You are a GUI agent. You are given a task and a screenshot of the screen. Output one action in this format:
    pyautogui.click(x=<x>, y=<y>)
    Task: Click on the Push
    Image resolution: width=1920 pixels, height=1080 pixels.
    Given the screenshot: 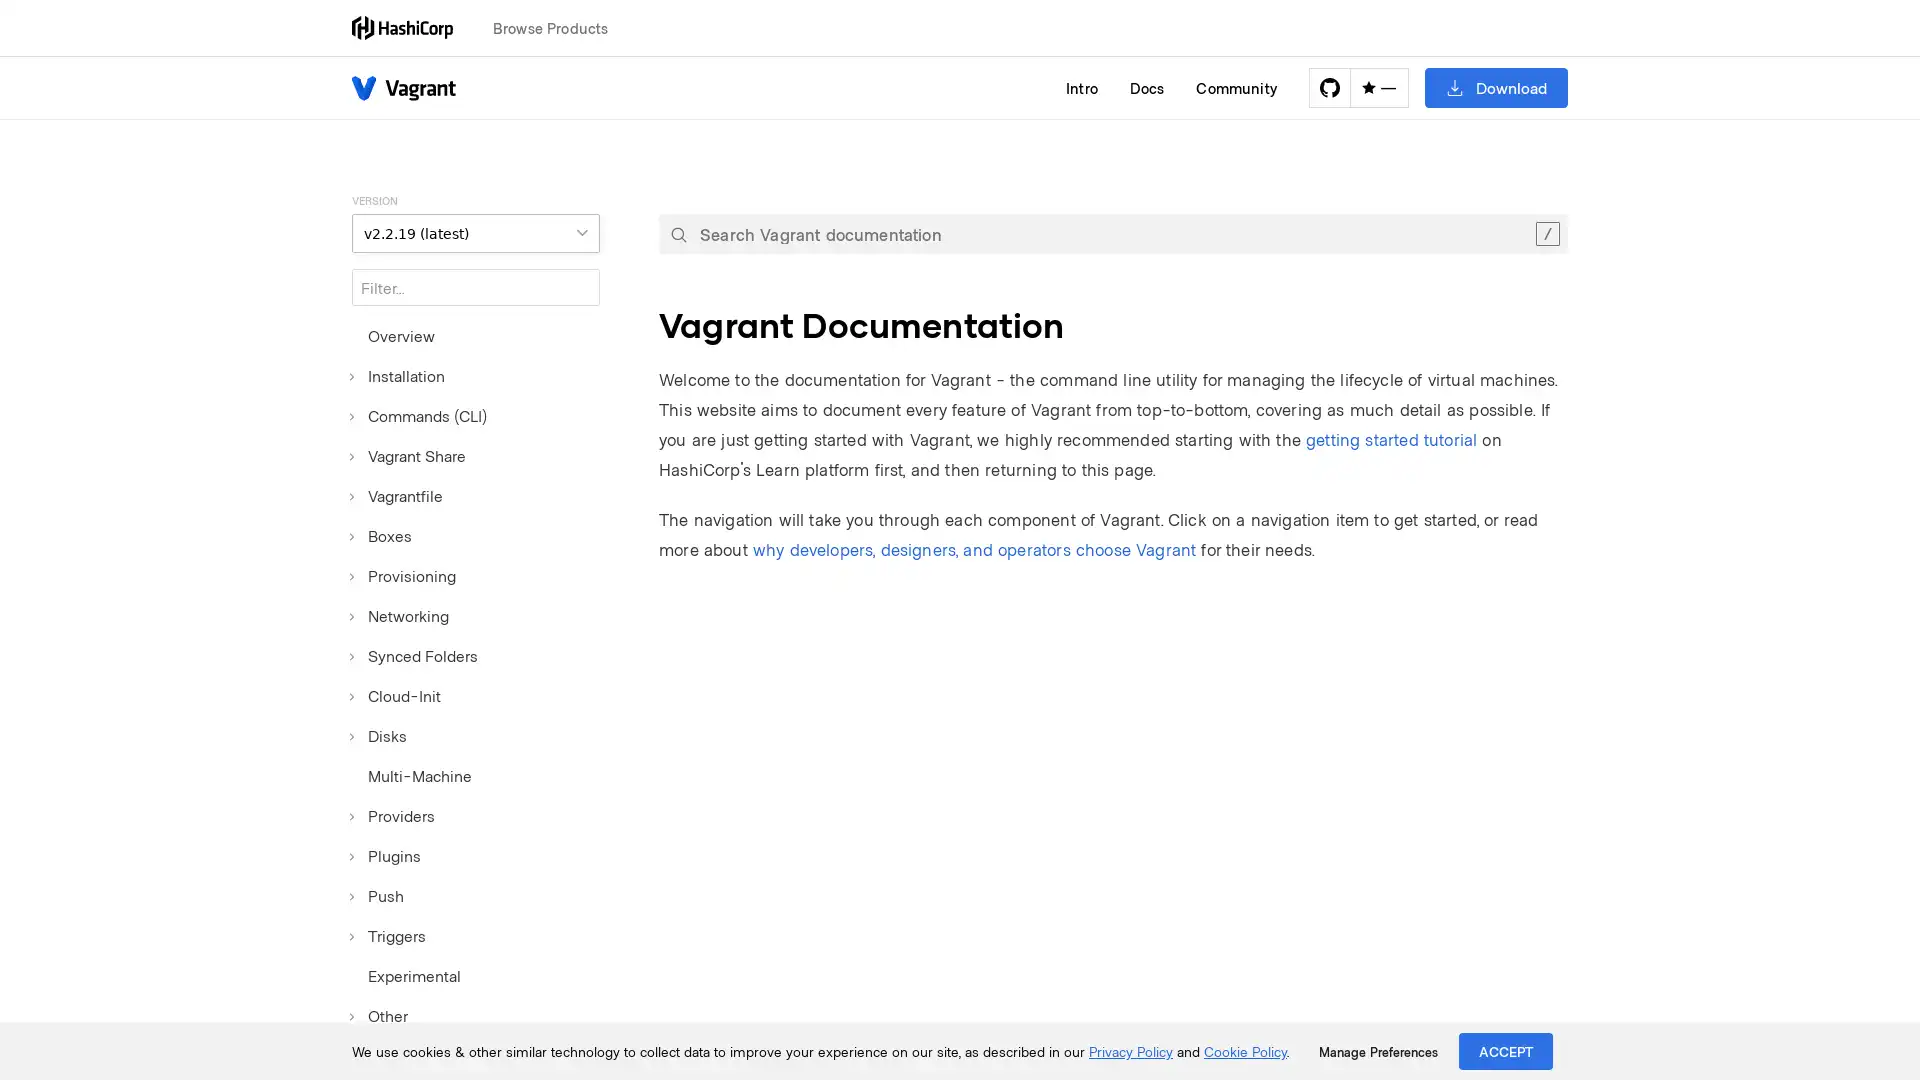 What is the action you would take?
    pyautogui.click(x=378, y=894)
    